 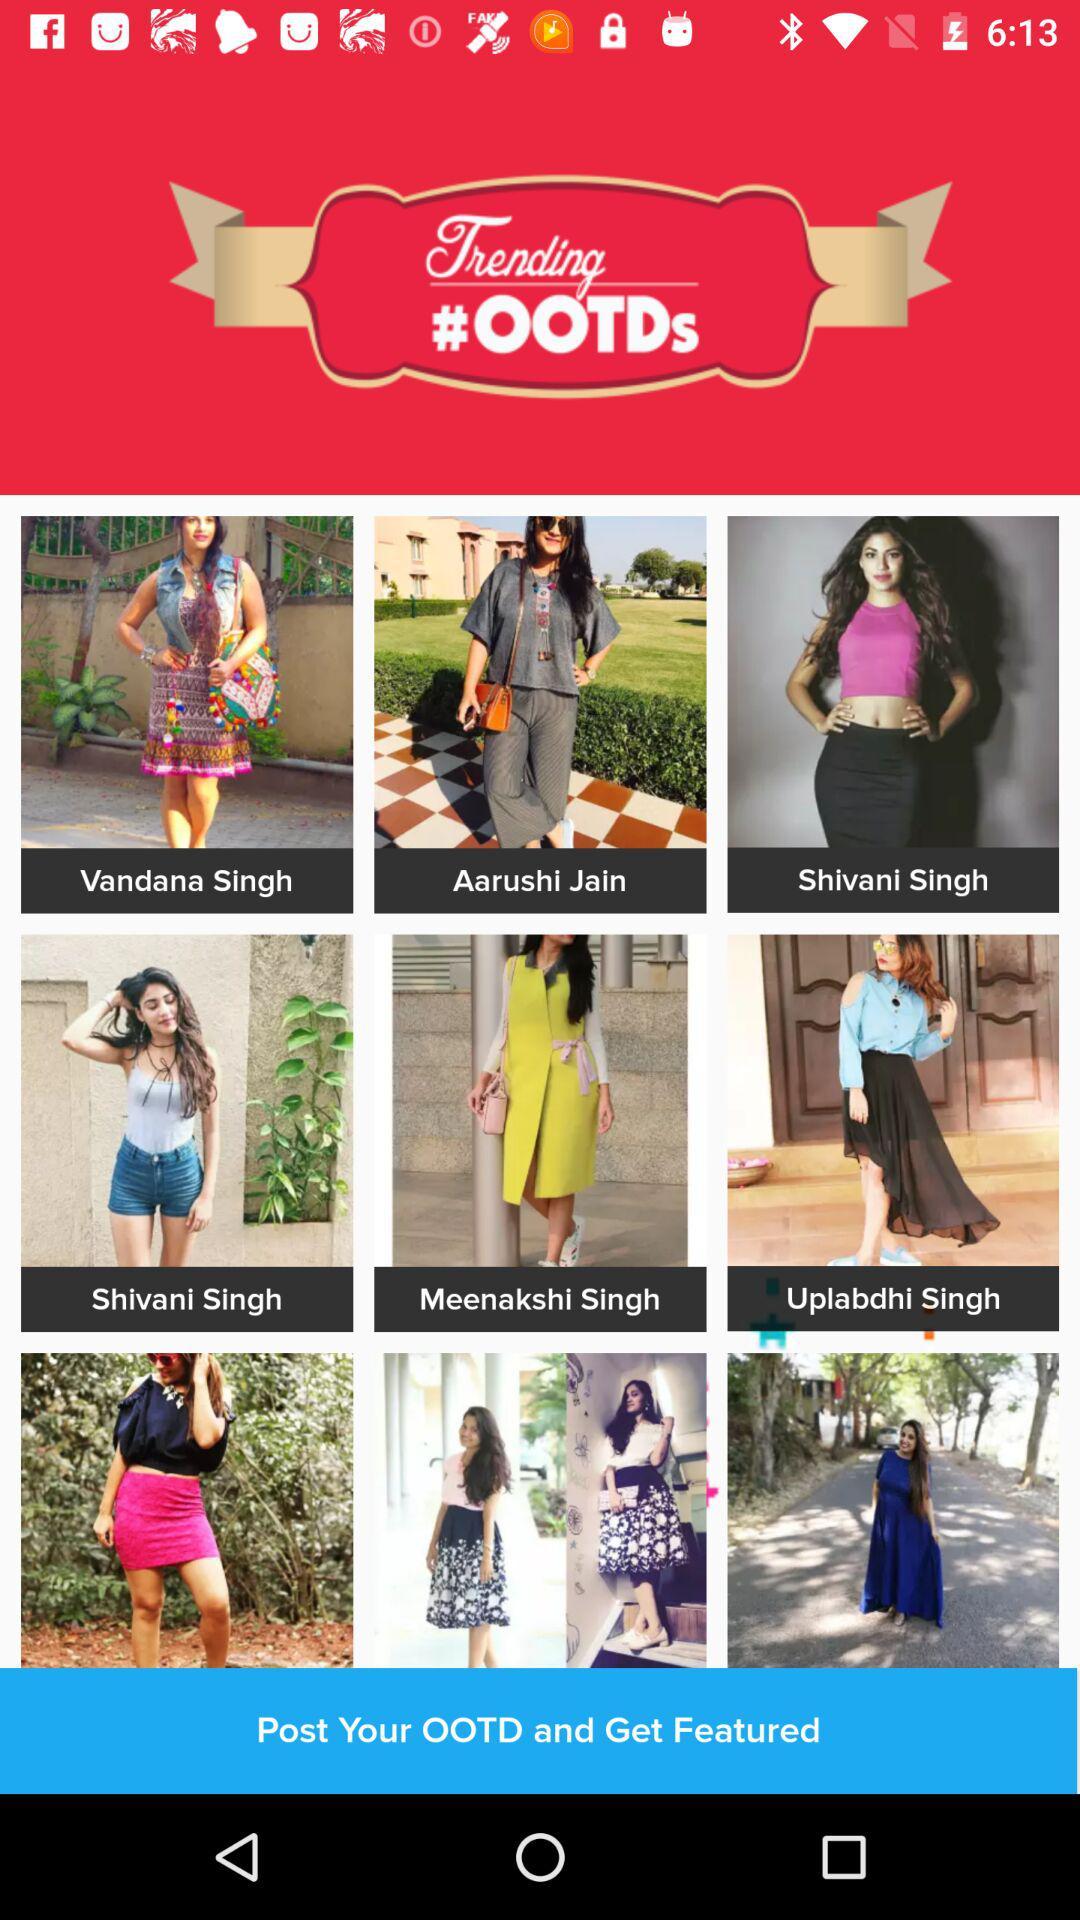 What do you see at coordinates (892, 1518) in the screenshot?
I see `move to the last picture in the third row` at bounding box center [892, 1518].